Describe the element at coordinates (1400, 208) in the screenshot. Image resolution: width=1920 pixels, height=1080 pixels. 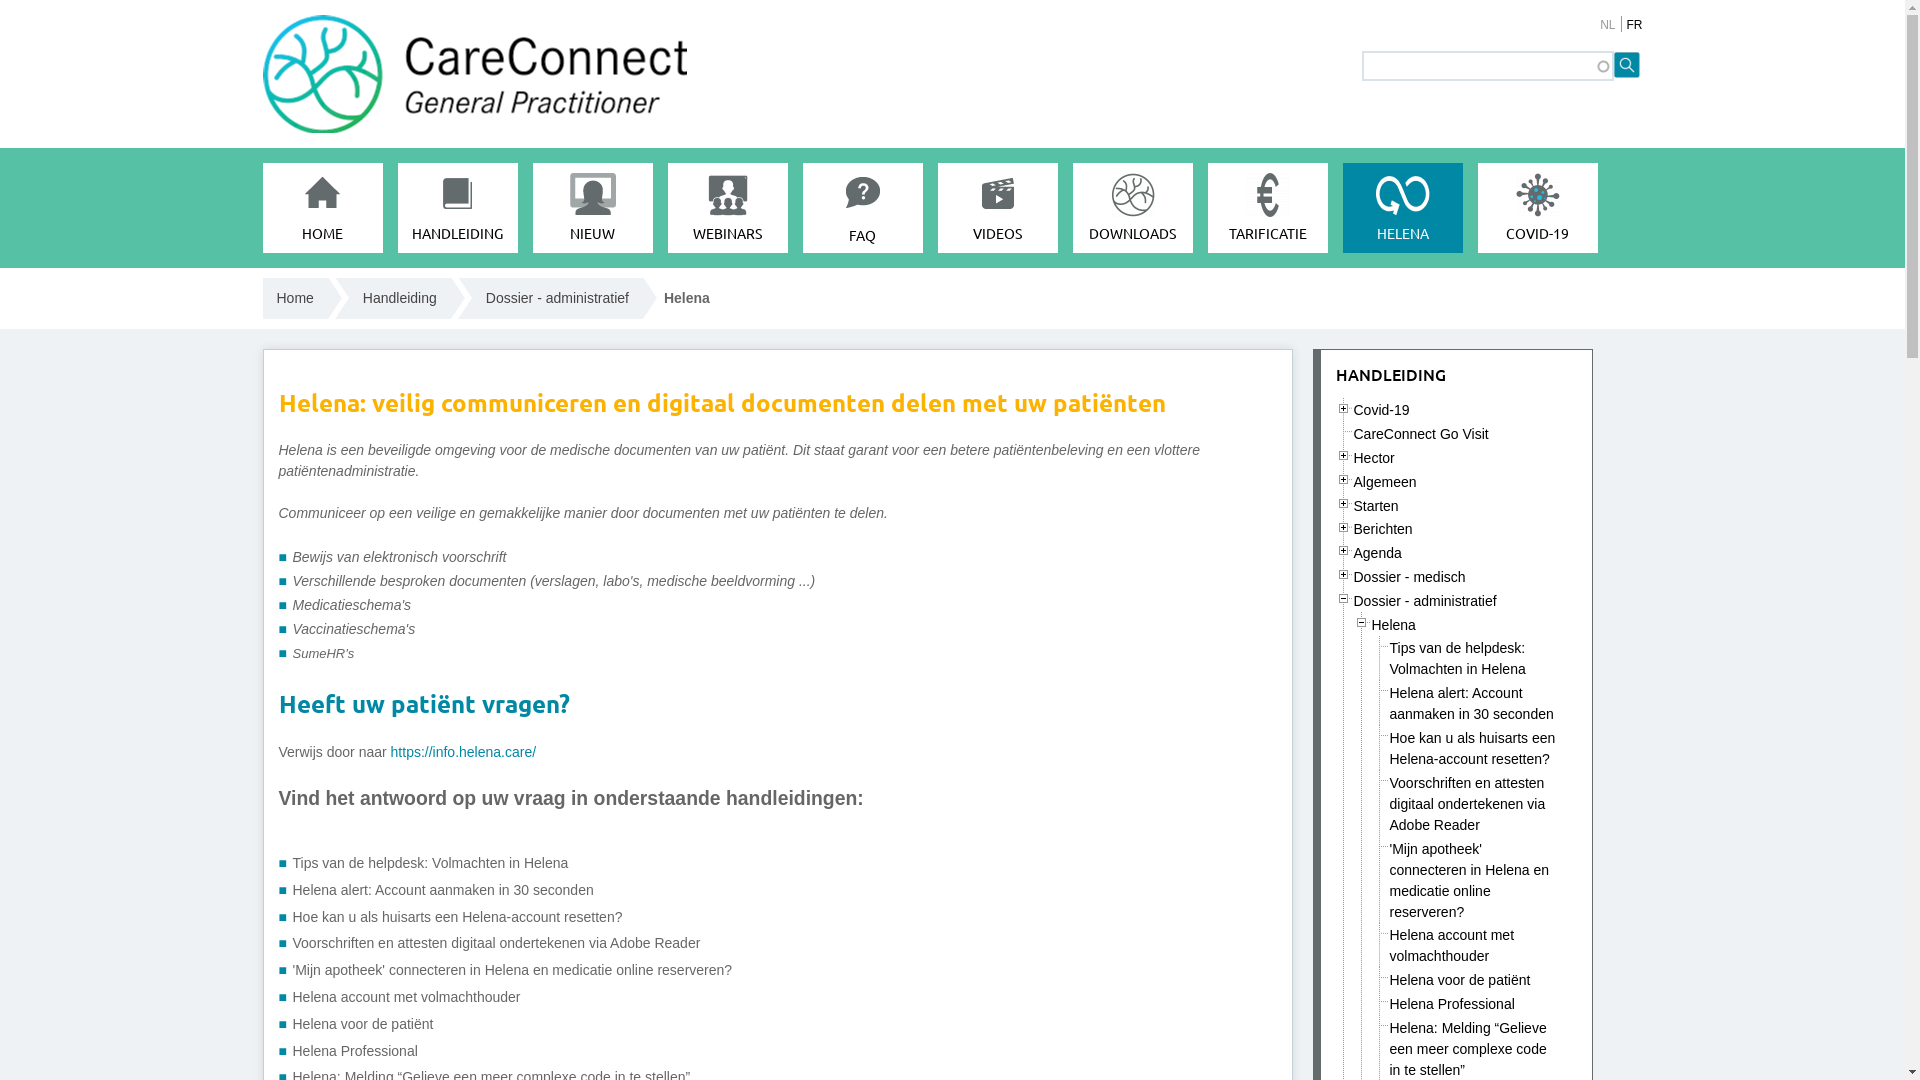
I see `'HELENA'` at that location.